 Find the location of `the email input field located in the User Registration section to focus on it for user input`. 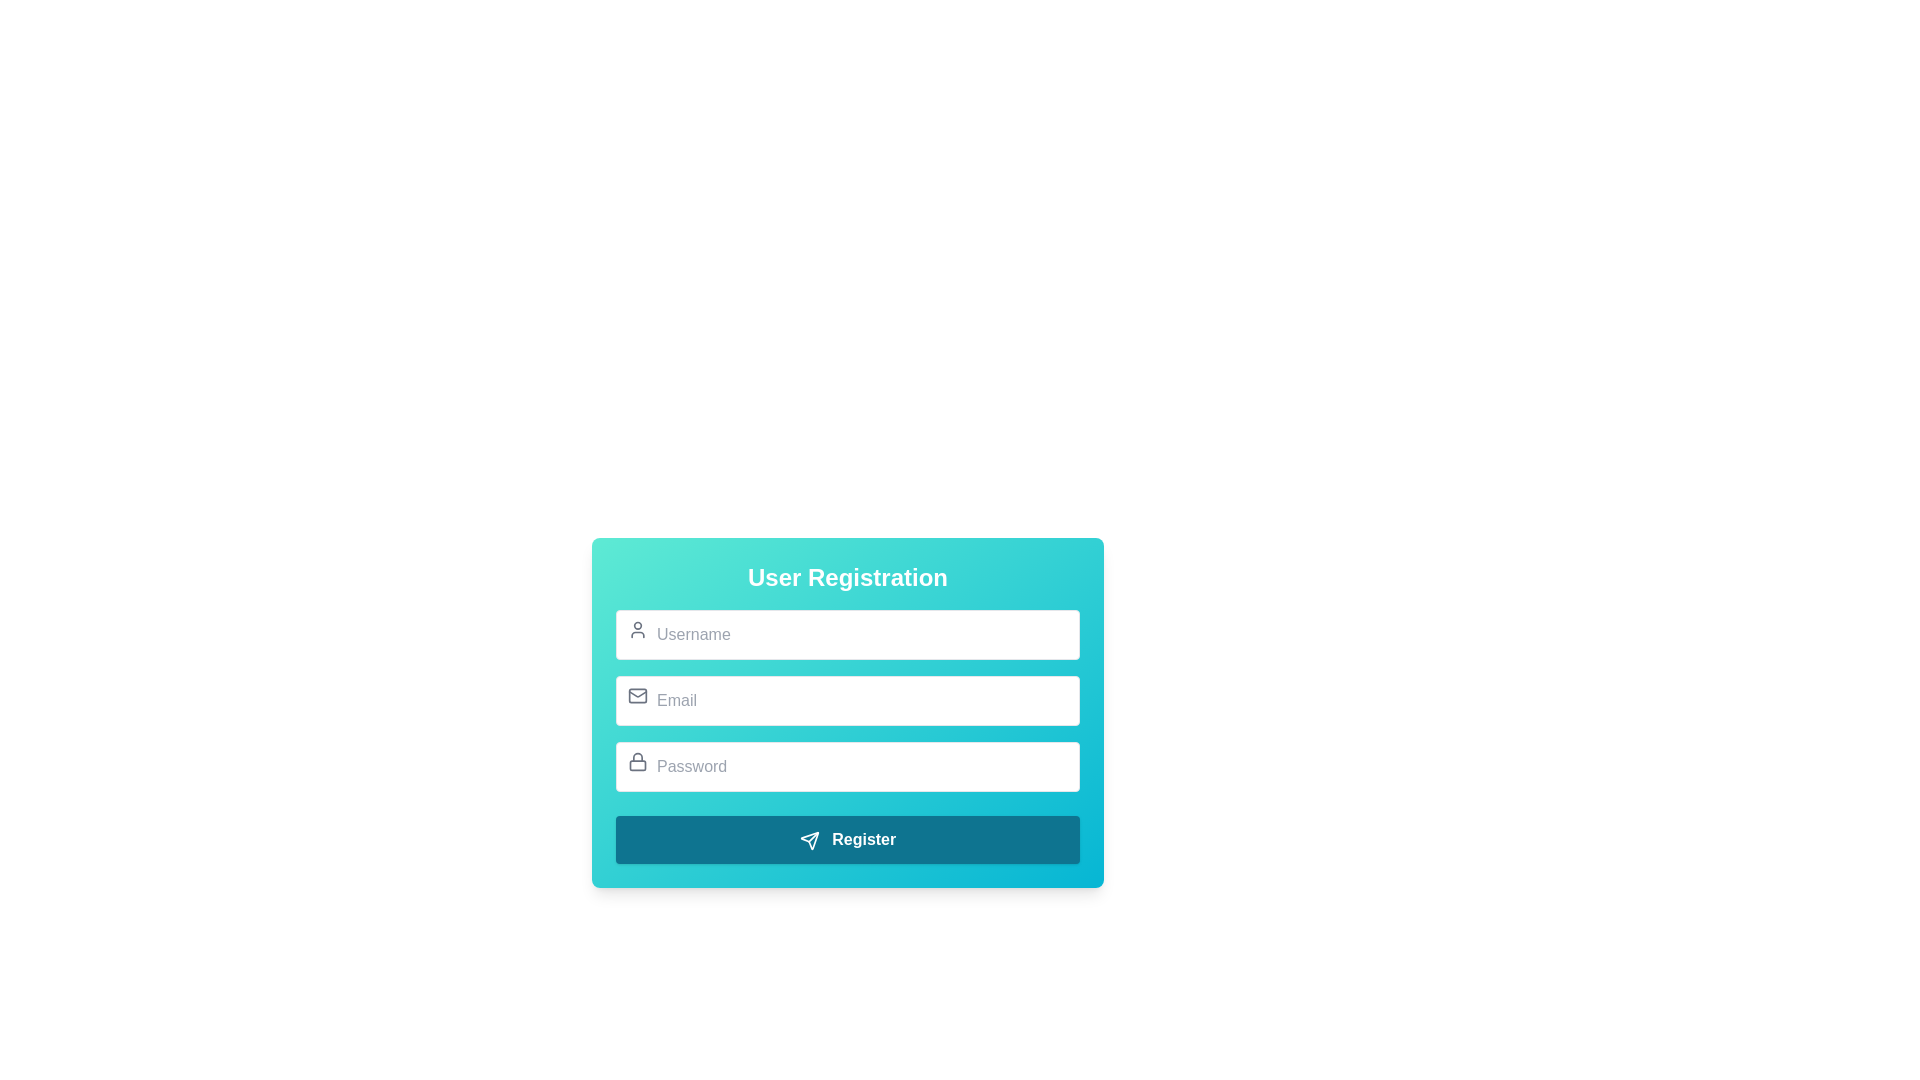

the email input field located in the User Registration section to focus on it for user input is located at coordinates (848, 712).